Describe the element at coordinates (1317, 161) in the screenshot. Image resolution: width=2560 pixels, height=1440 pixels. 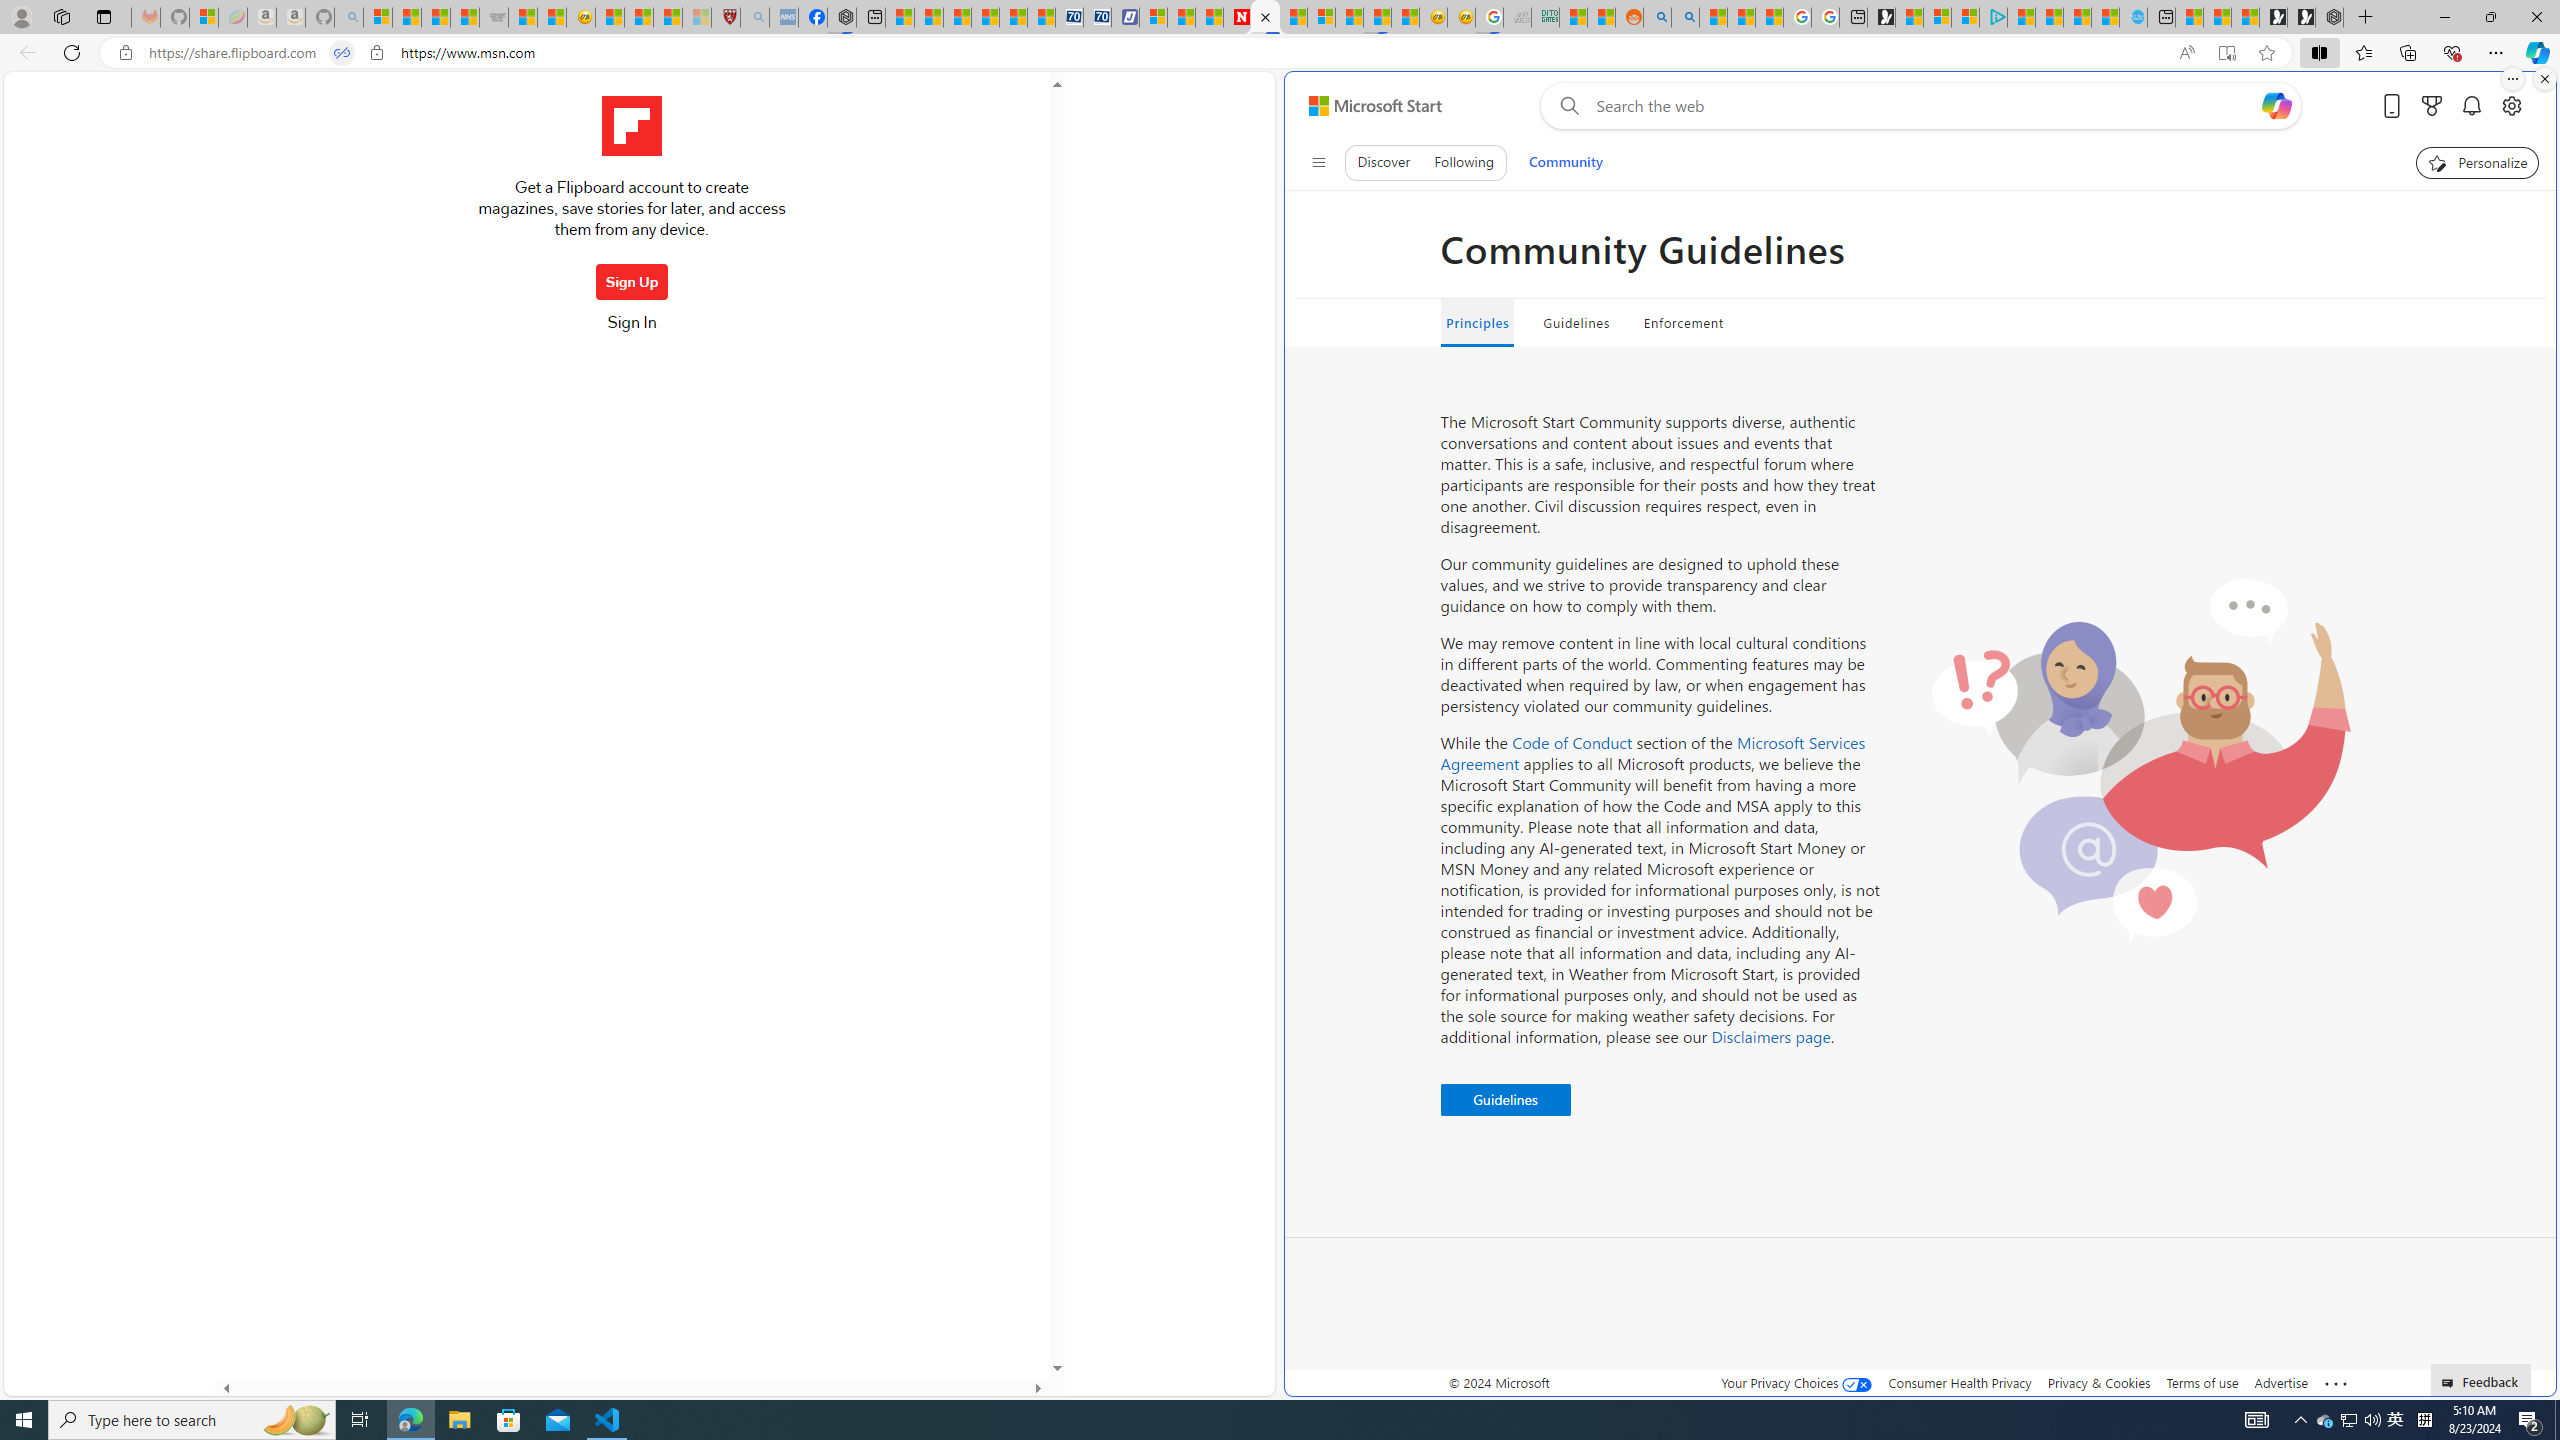
I see `'Class: control icon-only'` at that location.